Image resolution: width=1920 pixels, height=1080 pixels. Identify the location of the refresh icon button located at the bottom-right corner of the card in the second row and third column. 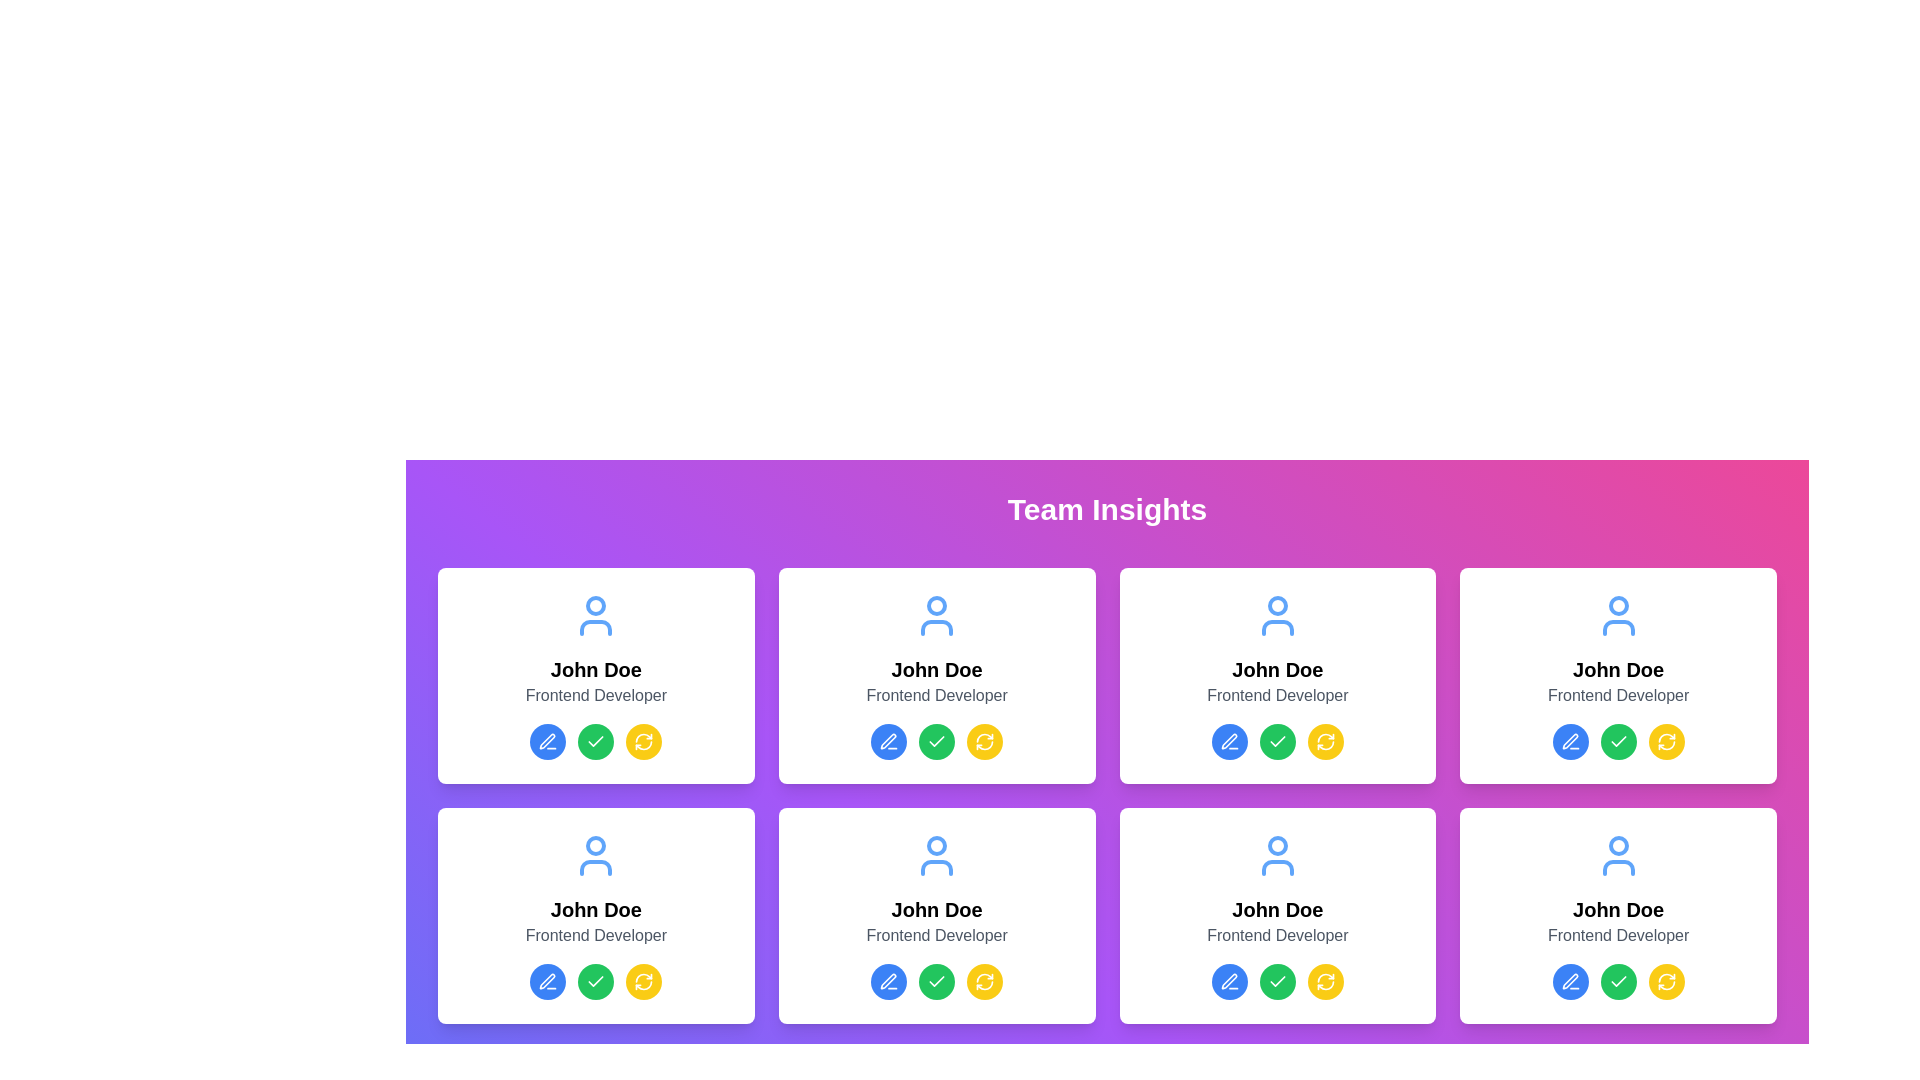
(985, 741).